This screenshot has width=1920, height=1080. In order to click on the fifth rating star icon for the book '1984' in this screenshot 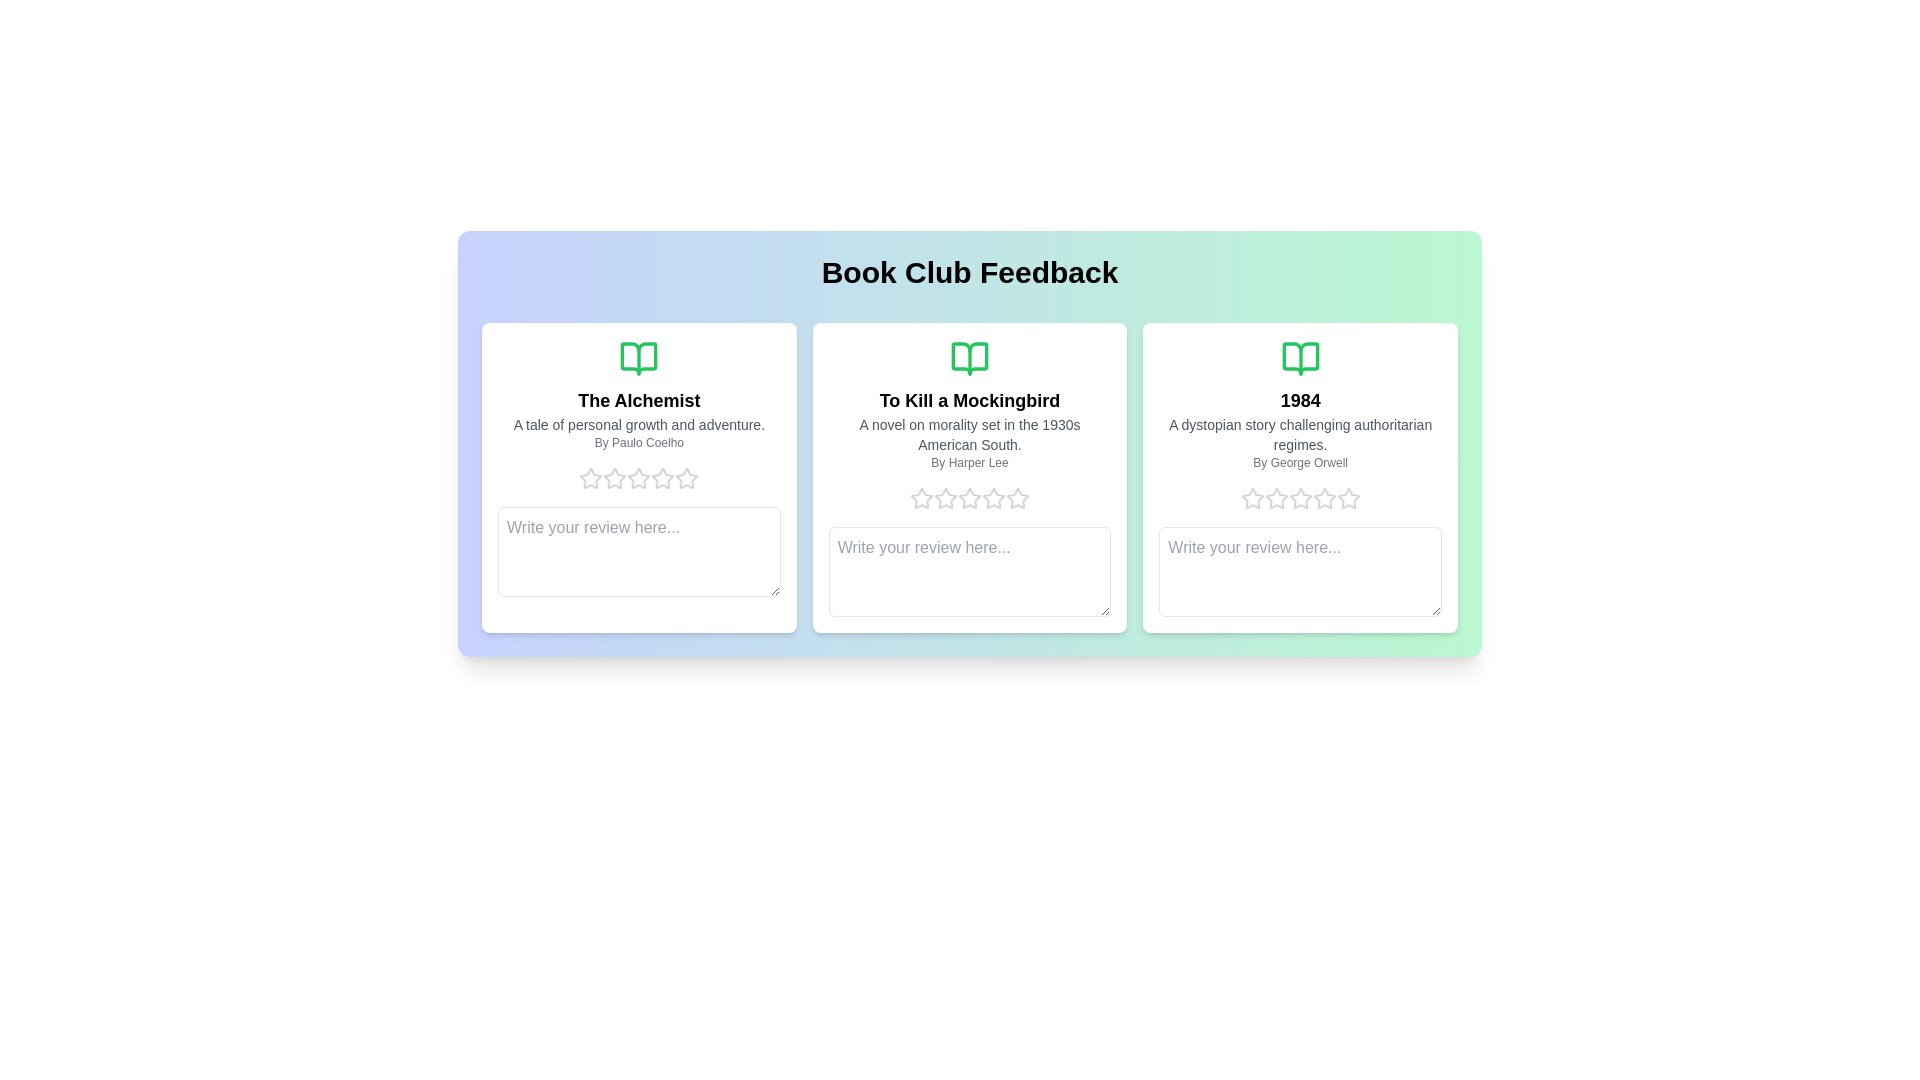, I will do `click(1348, 497)`.